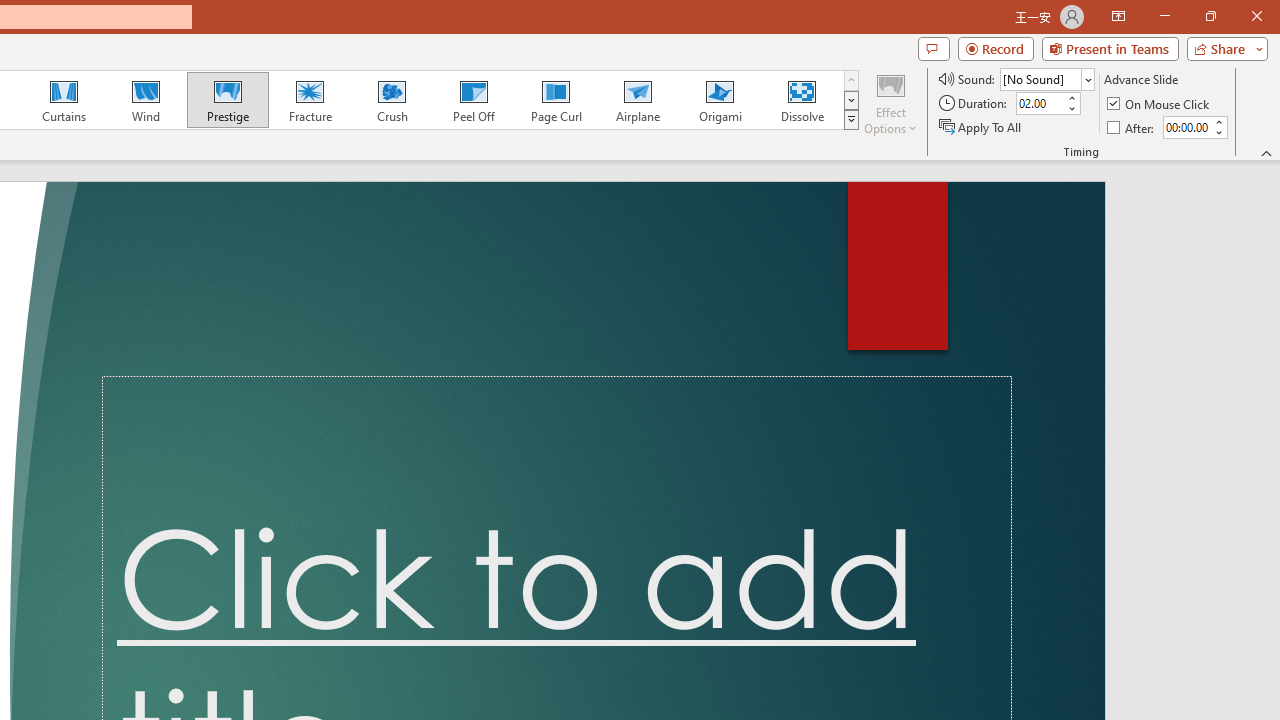  Describe the element at coordinates (472, 100) in the screenshot. I see `'Peel Off'` at that location.